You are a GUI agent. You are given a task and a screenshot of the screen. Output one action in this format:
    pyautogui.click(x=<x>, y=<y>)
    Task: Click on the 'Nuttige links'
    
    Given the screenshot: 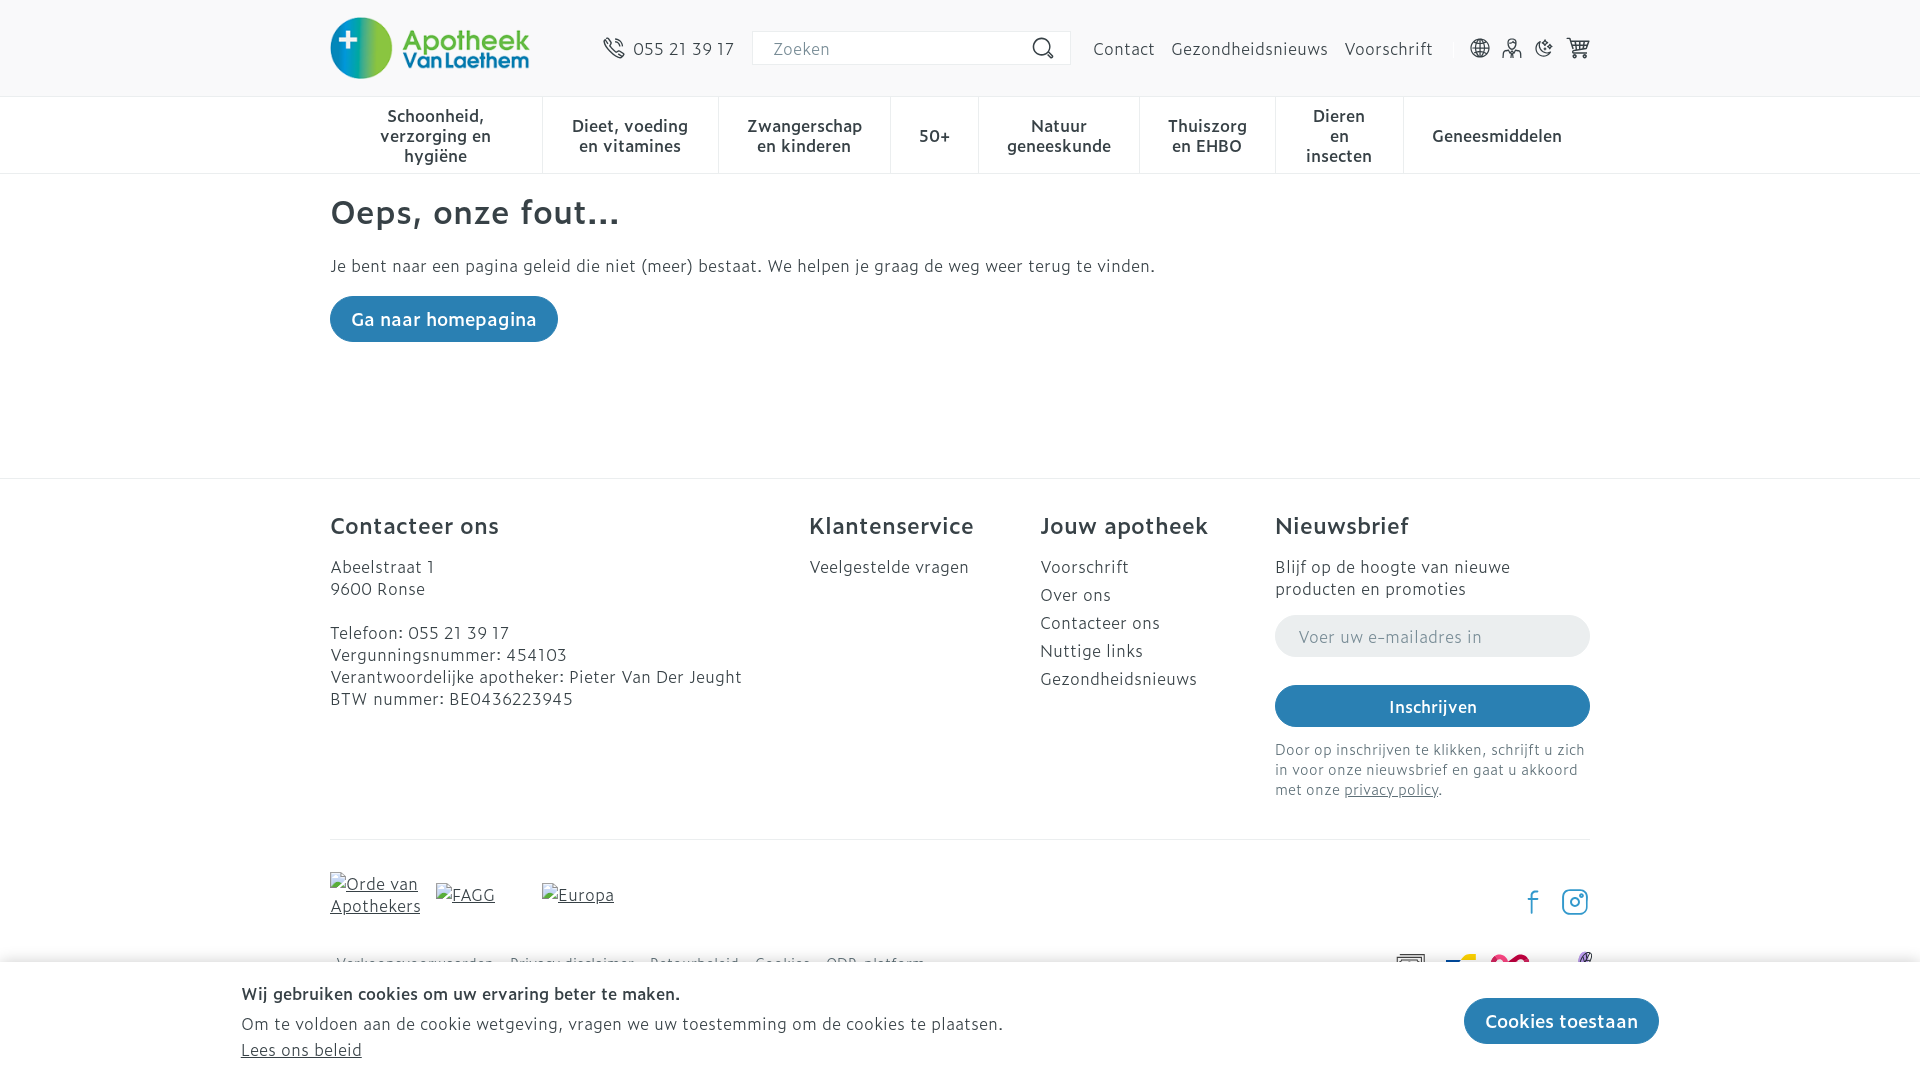 What is the action you would take?
    pyautogui.click(x=1149, y=650)
    